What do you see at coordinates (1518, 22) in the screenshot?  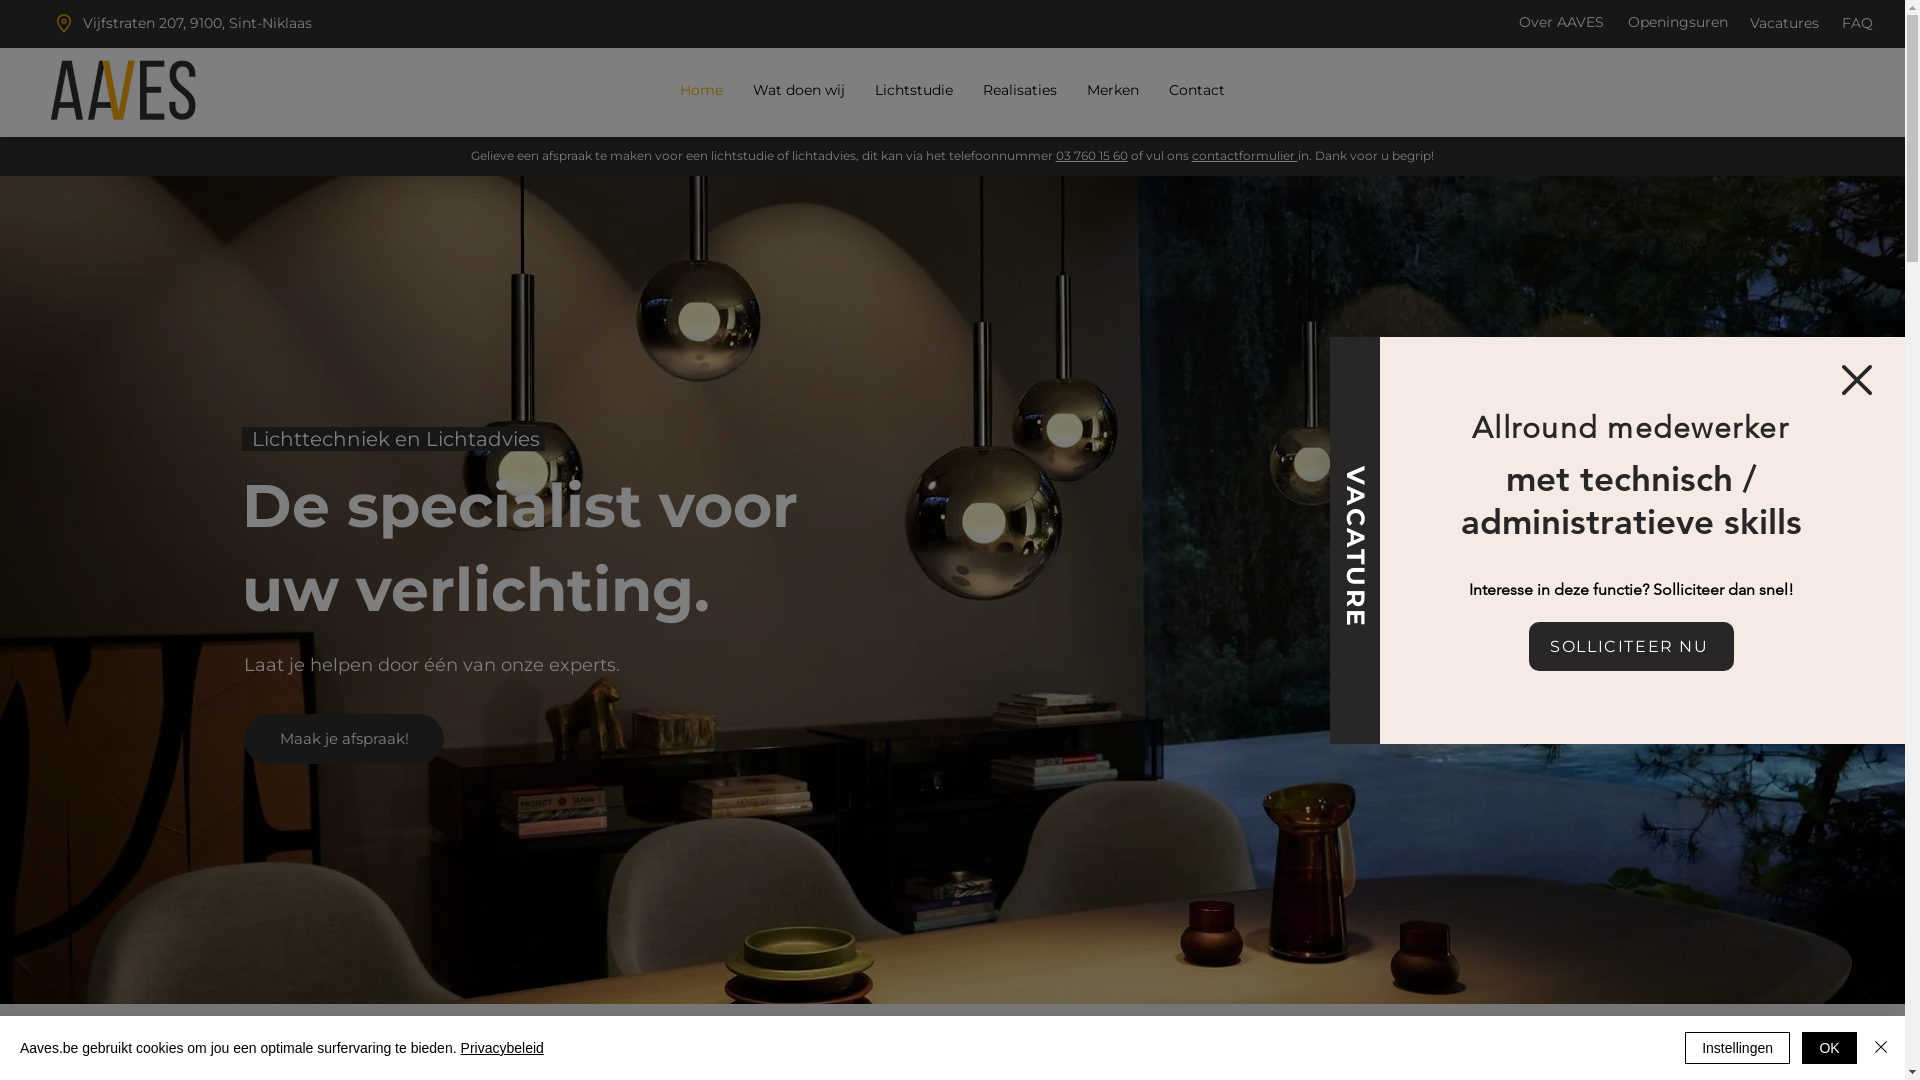 I see `'Over AAVES'` at bounding box center [1518, 22].